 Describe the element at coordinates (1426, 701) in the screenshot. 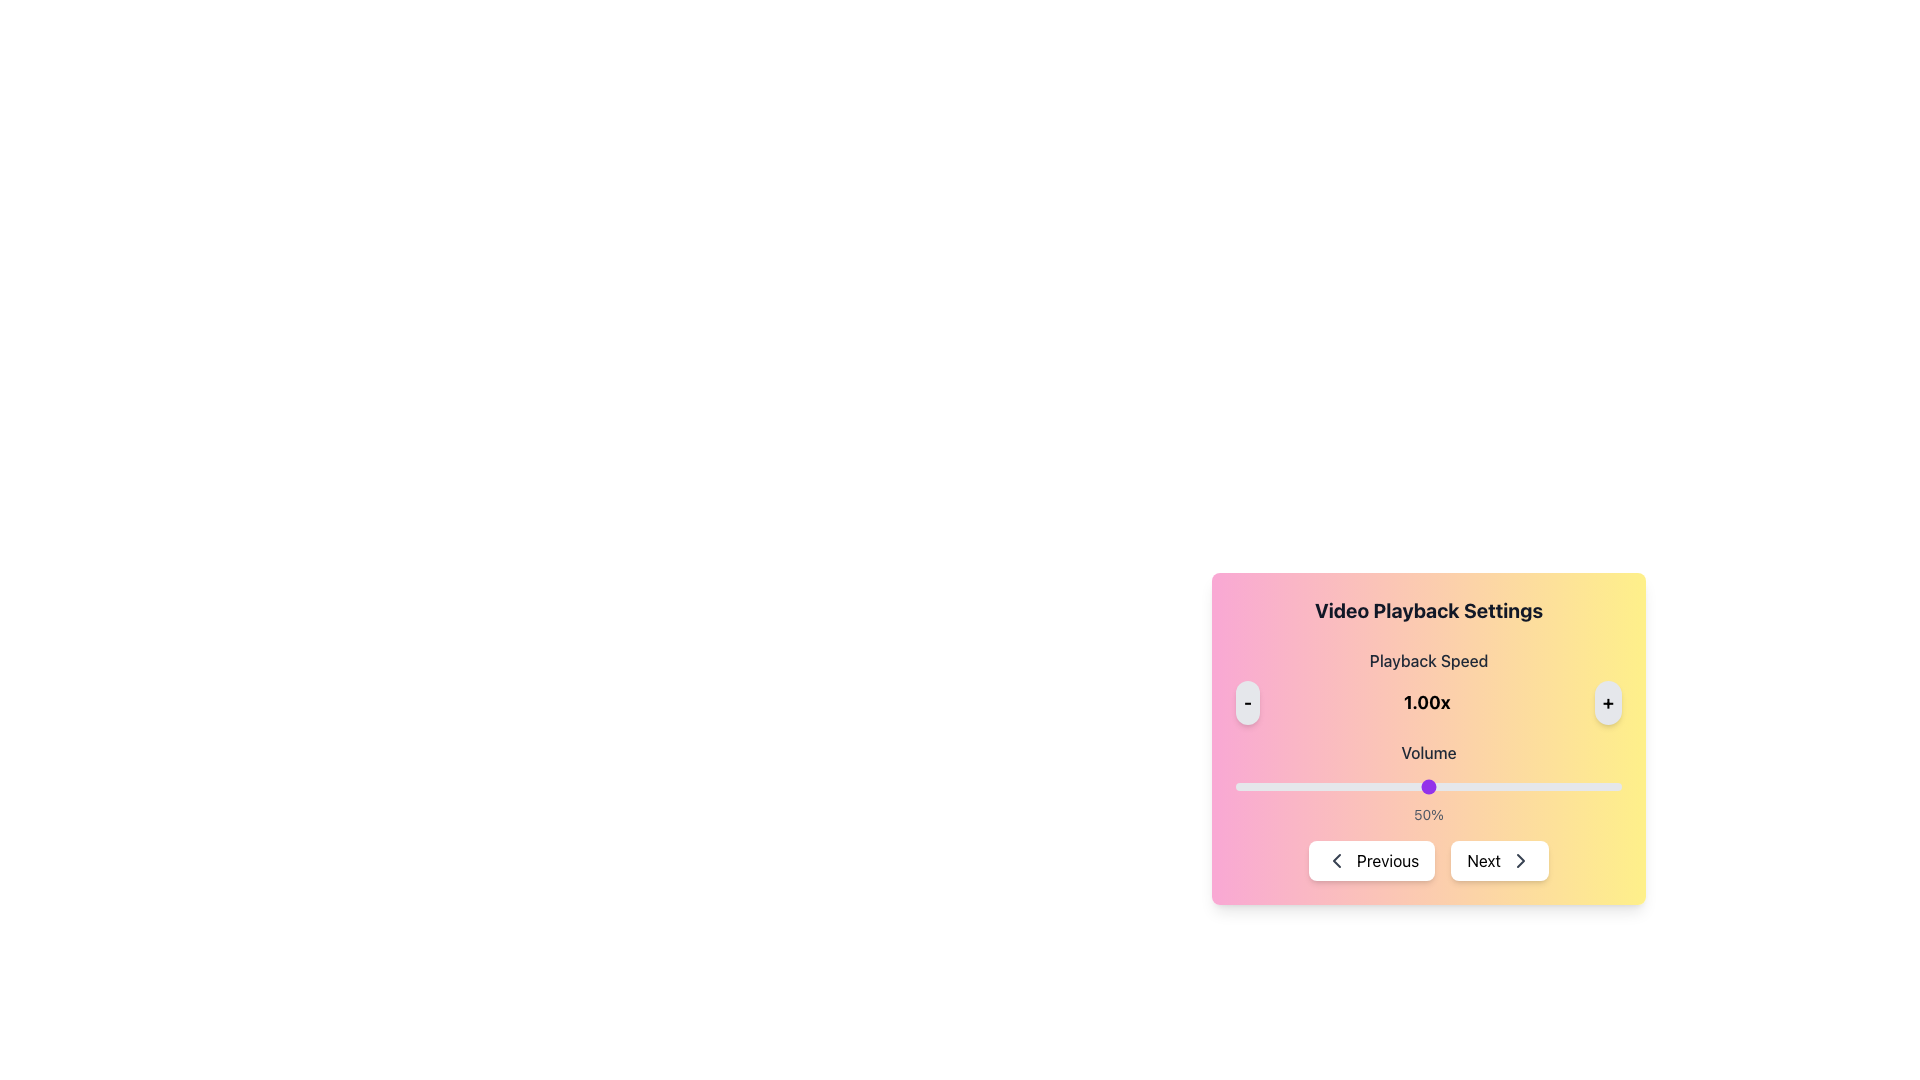

I see `the static text label displaying '1.00x' in bold, large black font, located in the 'Playback Speed' section of the 'Video Playback Settings' dialog box` at that location.